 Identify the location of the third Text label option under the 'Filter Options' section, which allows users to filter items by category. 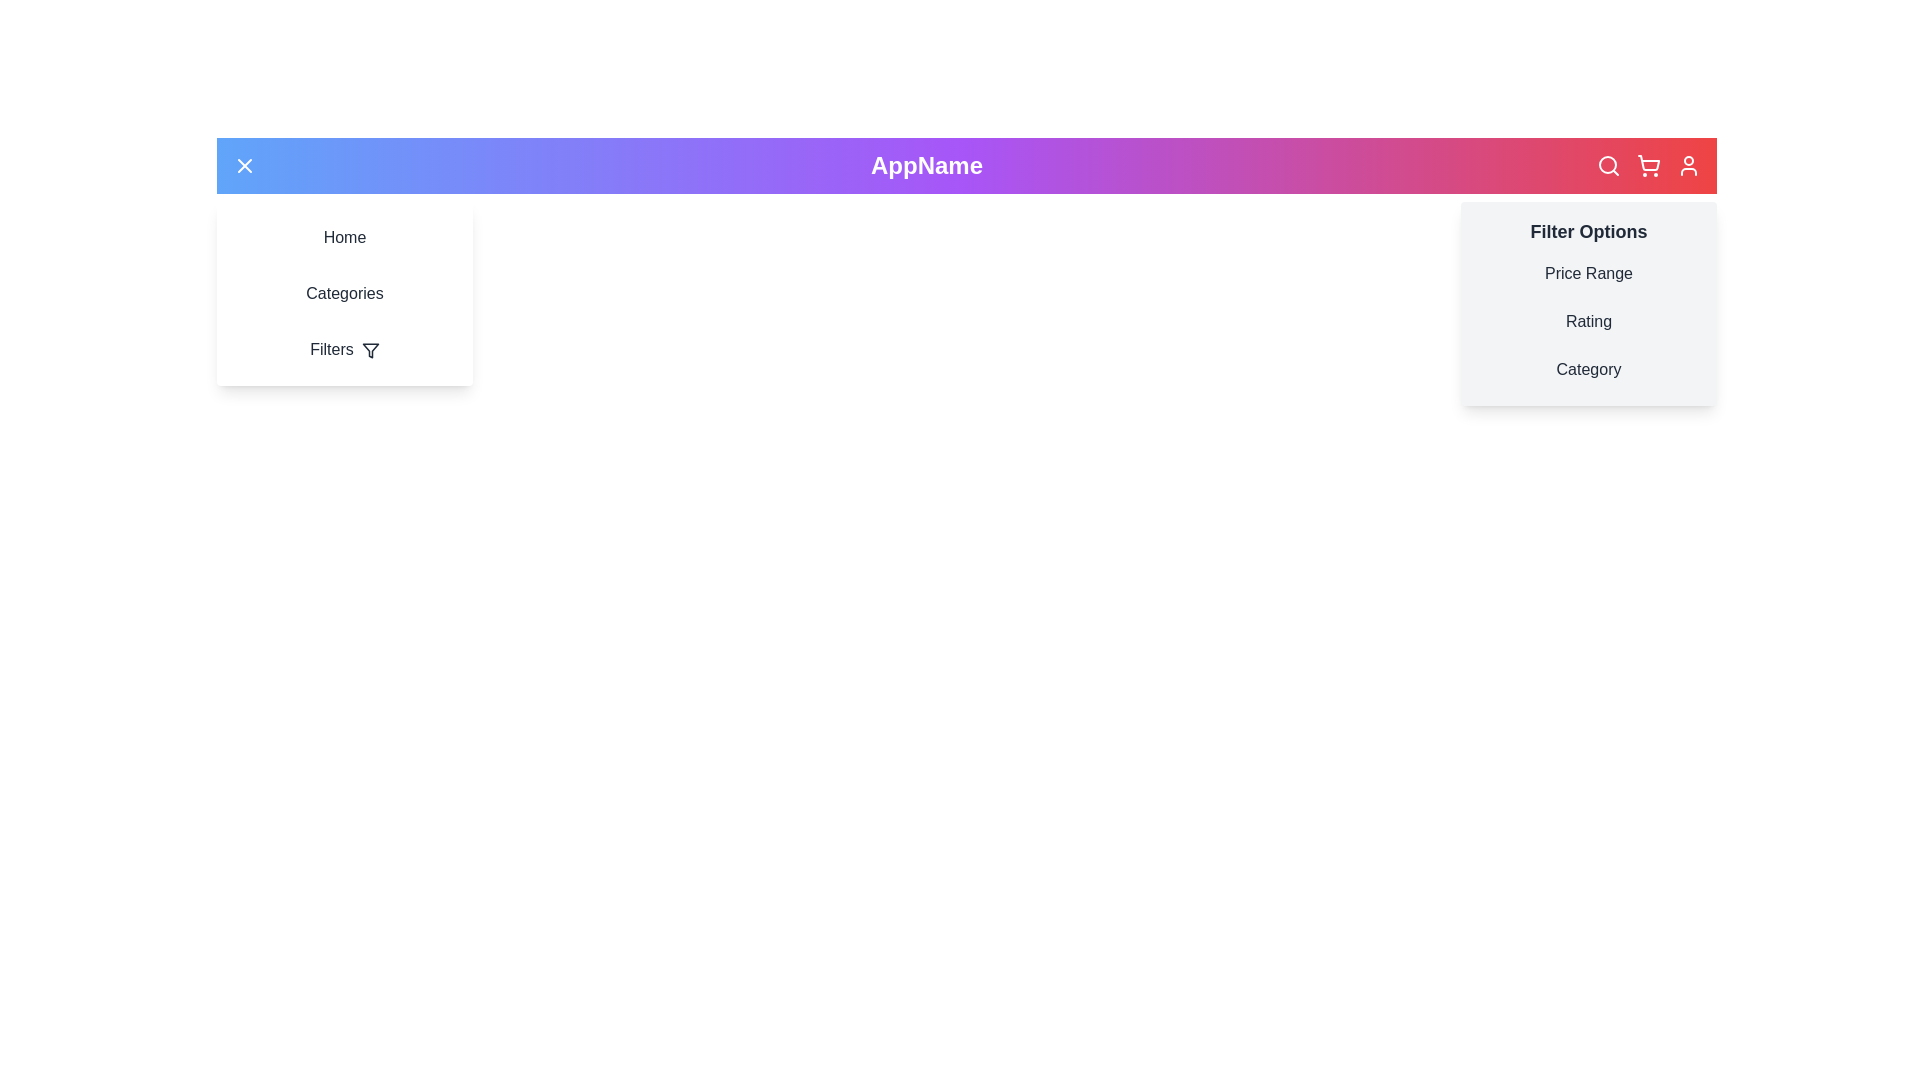
(1587, 370).